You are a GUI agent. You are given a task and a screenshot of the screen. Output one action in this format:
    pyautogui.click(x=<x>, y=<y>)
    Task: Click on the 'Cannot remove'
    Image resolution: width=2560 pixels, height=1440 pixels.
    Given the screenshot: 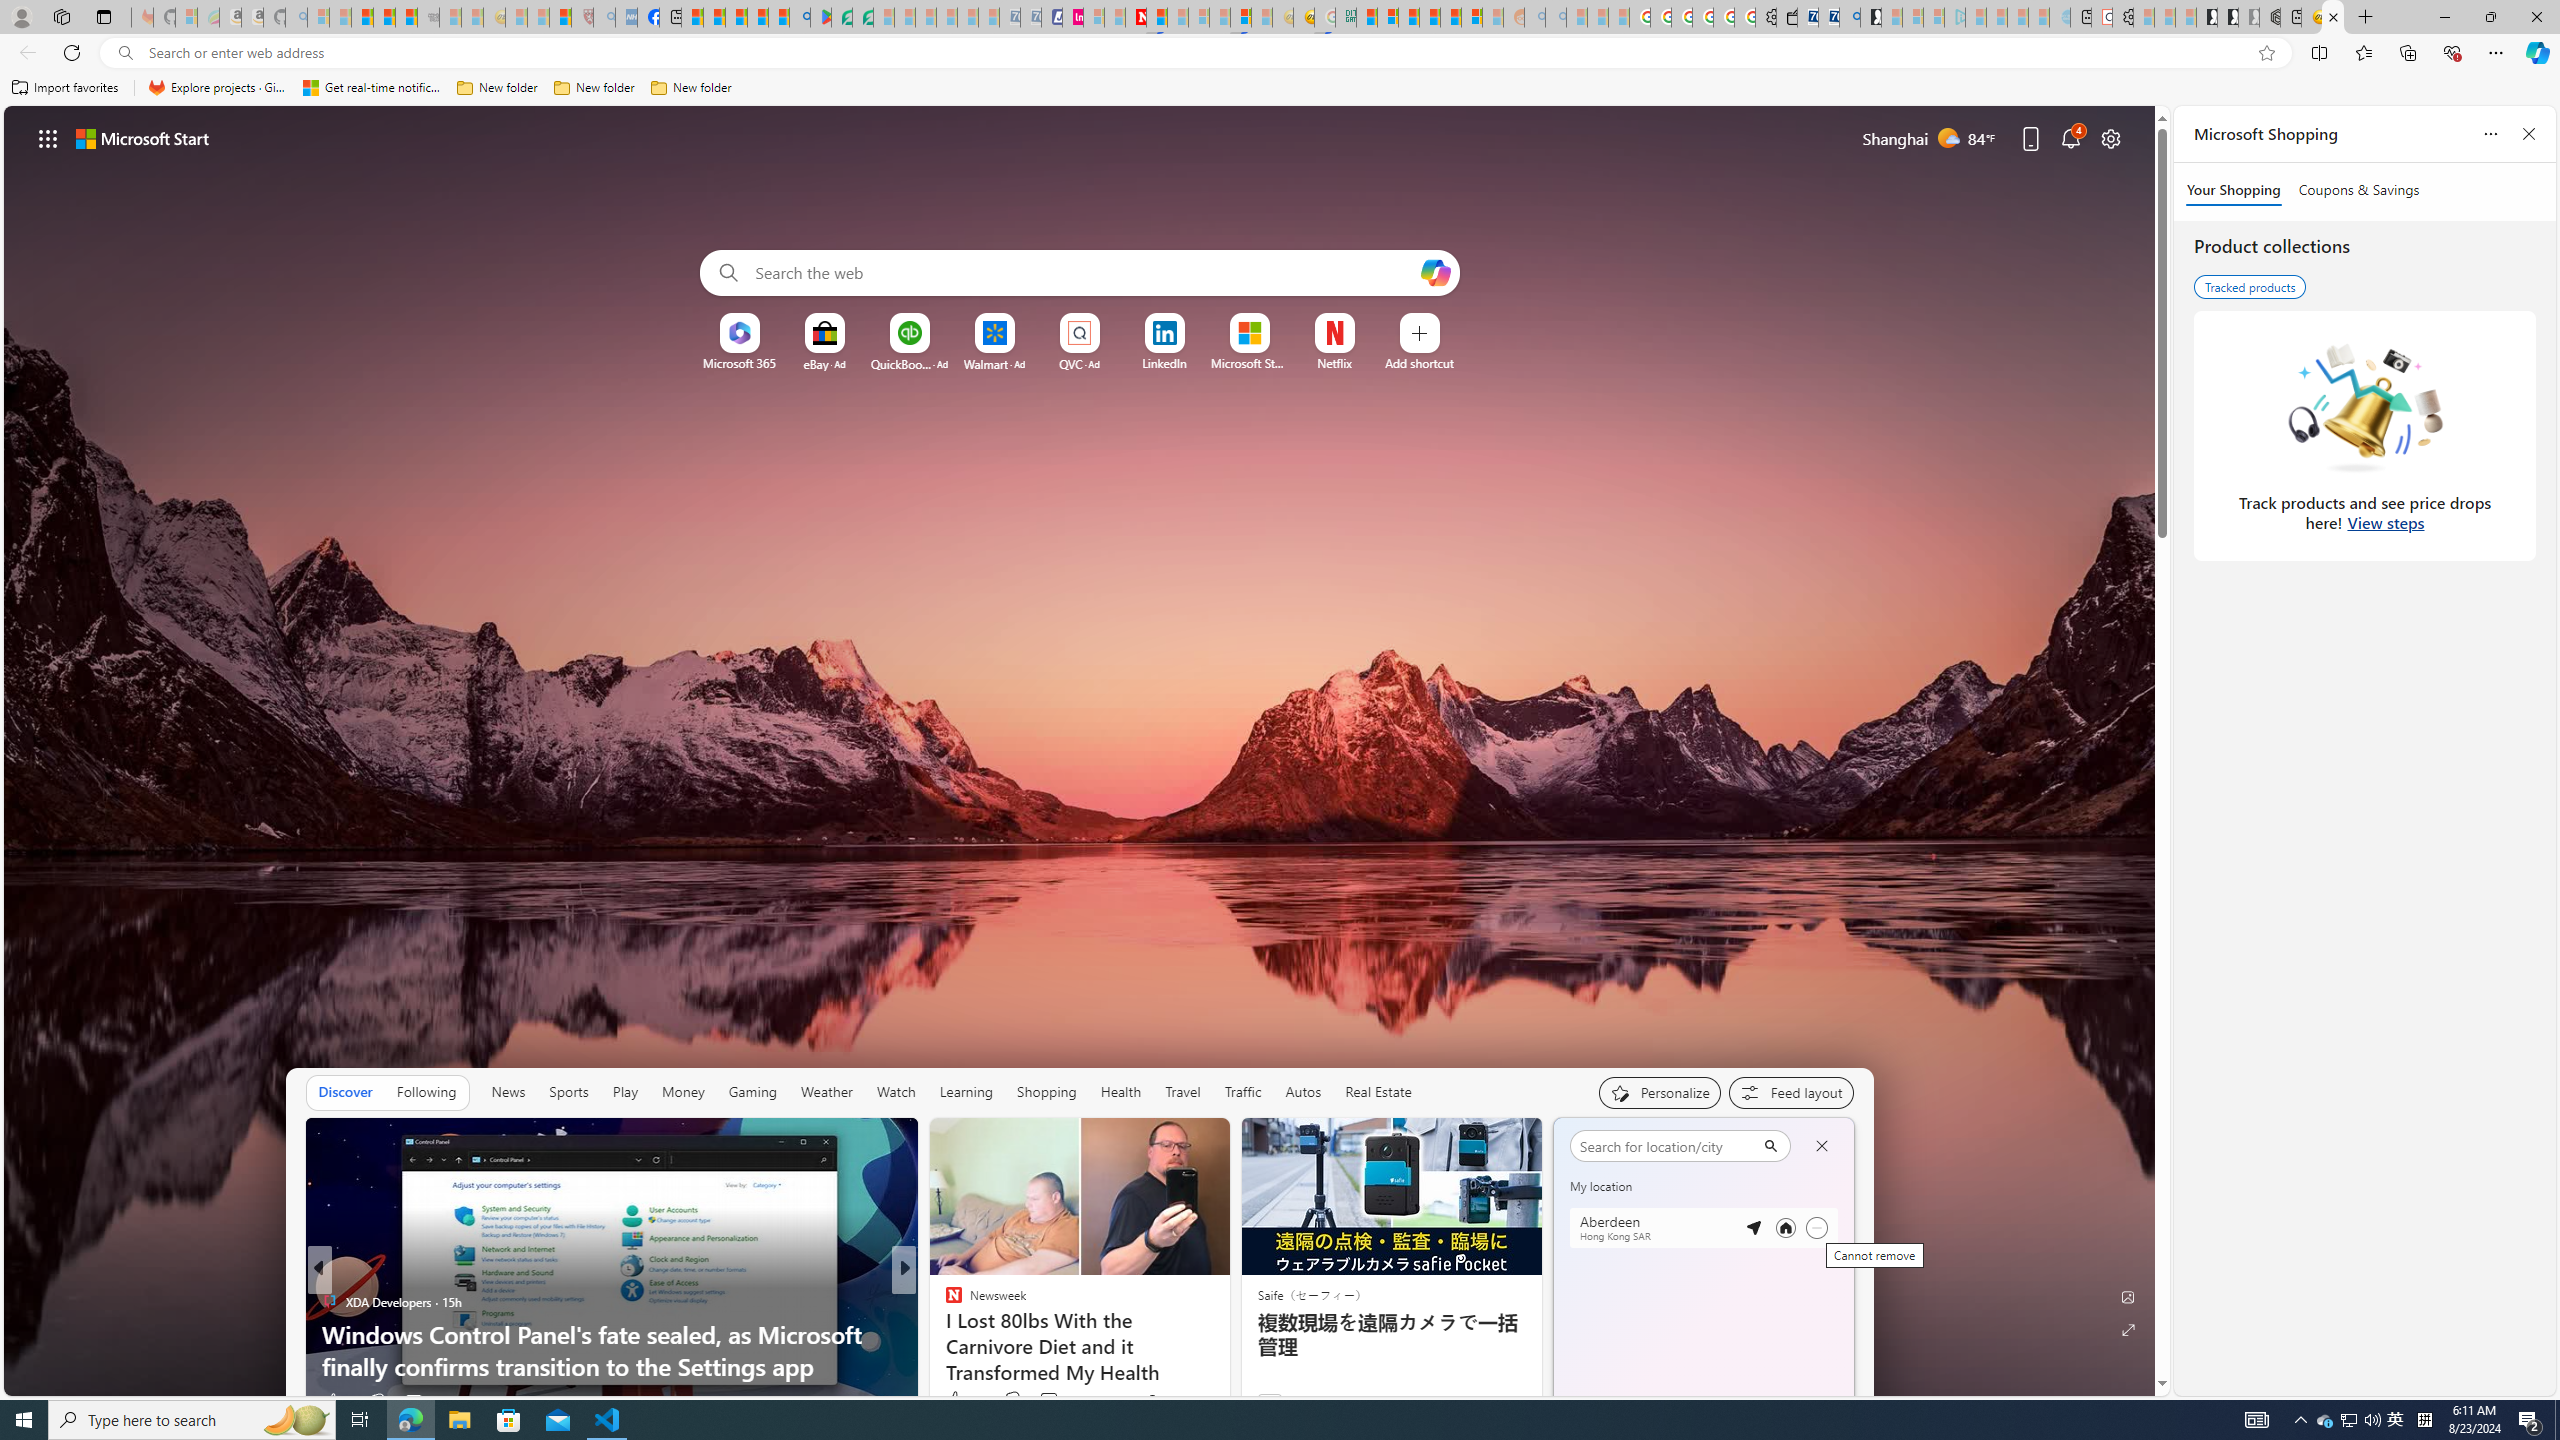 What is the action you would take?
    pyautogui.click(x=1815, y=1228)
    